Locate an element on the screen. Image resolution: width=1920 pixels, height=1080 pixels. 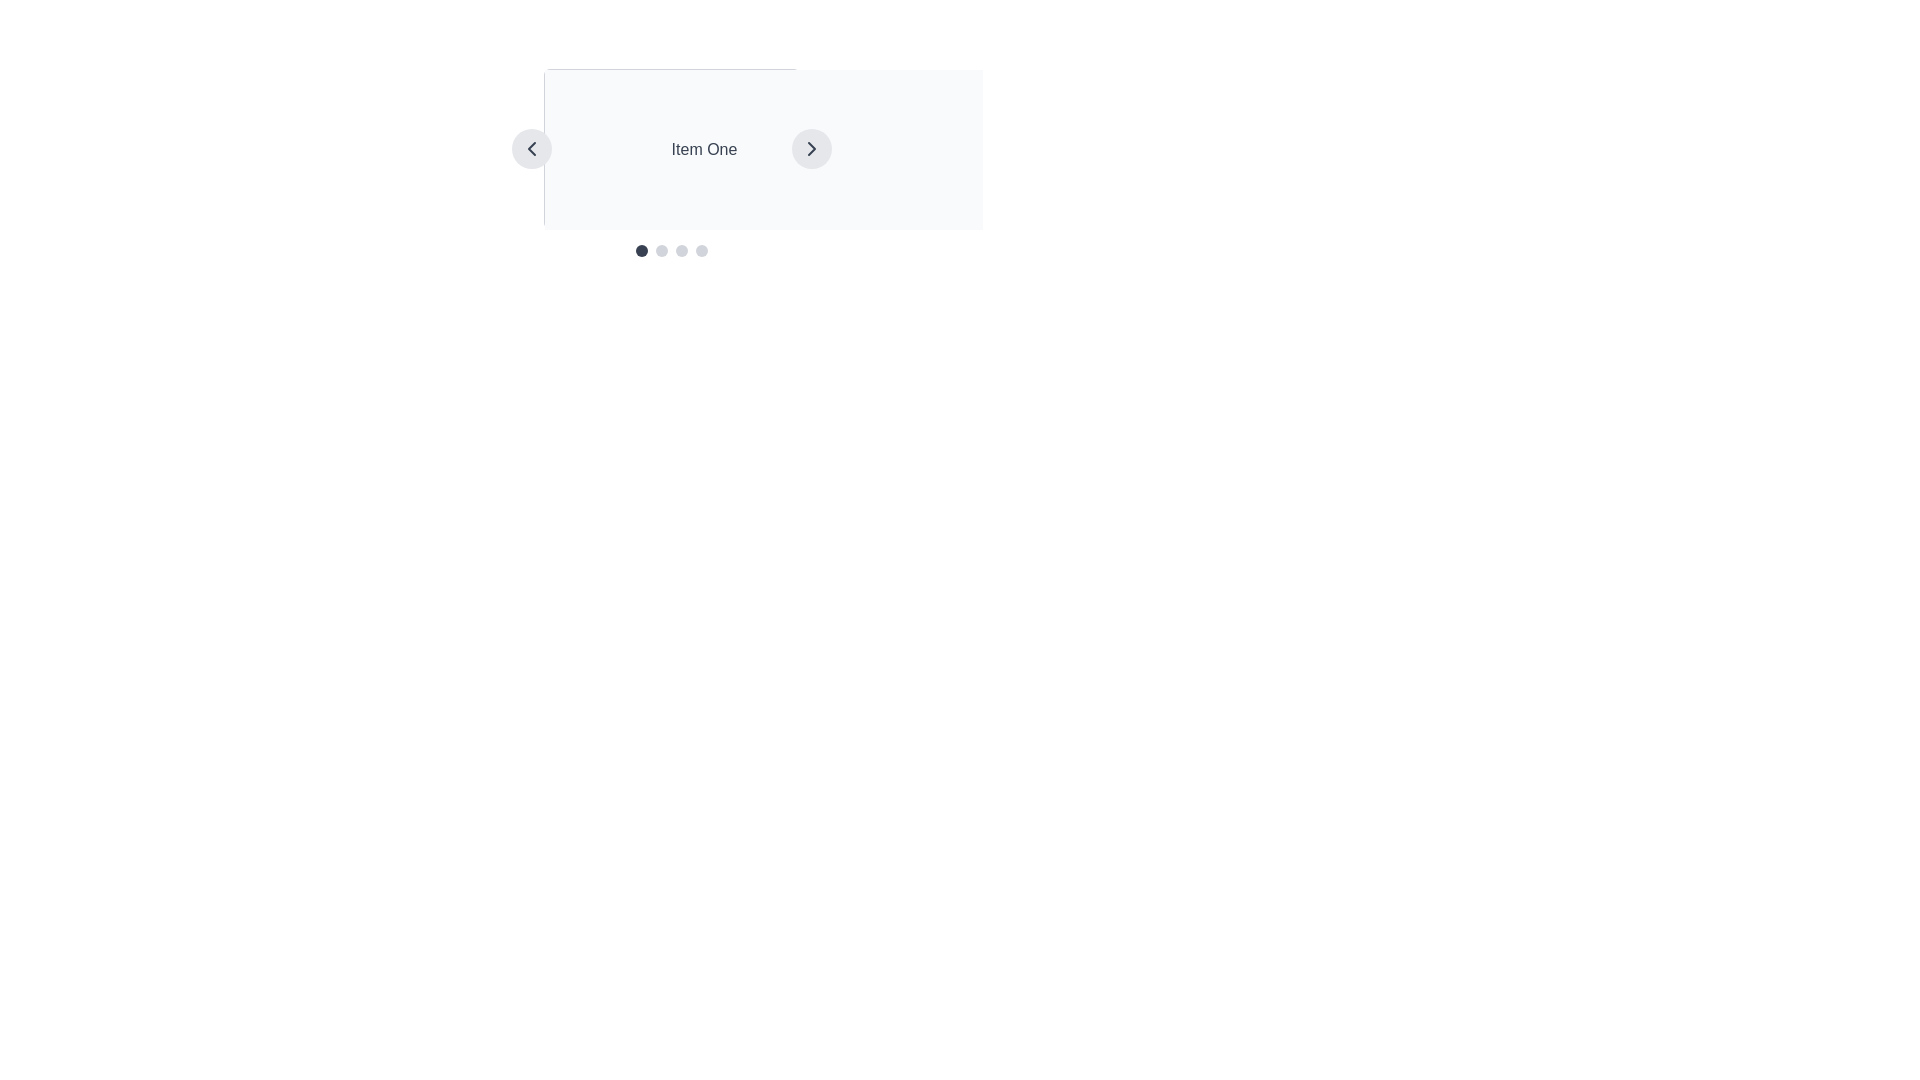
the forward navigation button located at the rightmost edge of the carousel interface is located at coordinates (811, 148).